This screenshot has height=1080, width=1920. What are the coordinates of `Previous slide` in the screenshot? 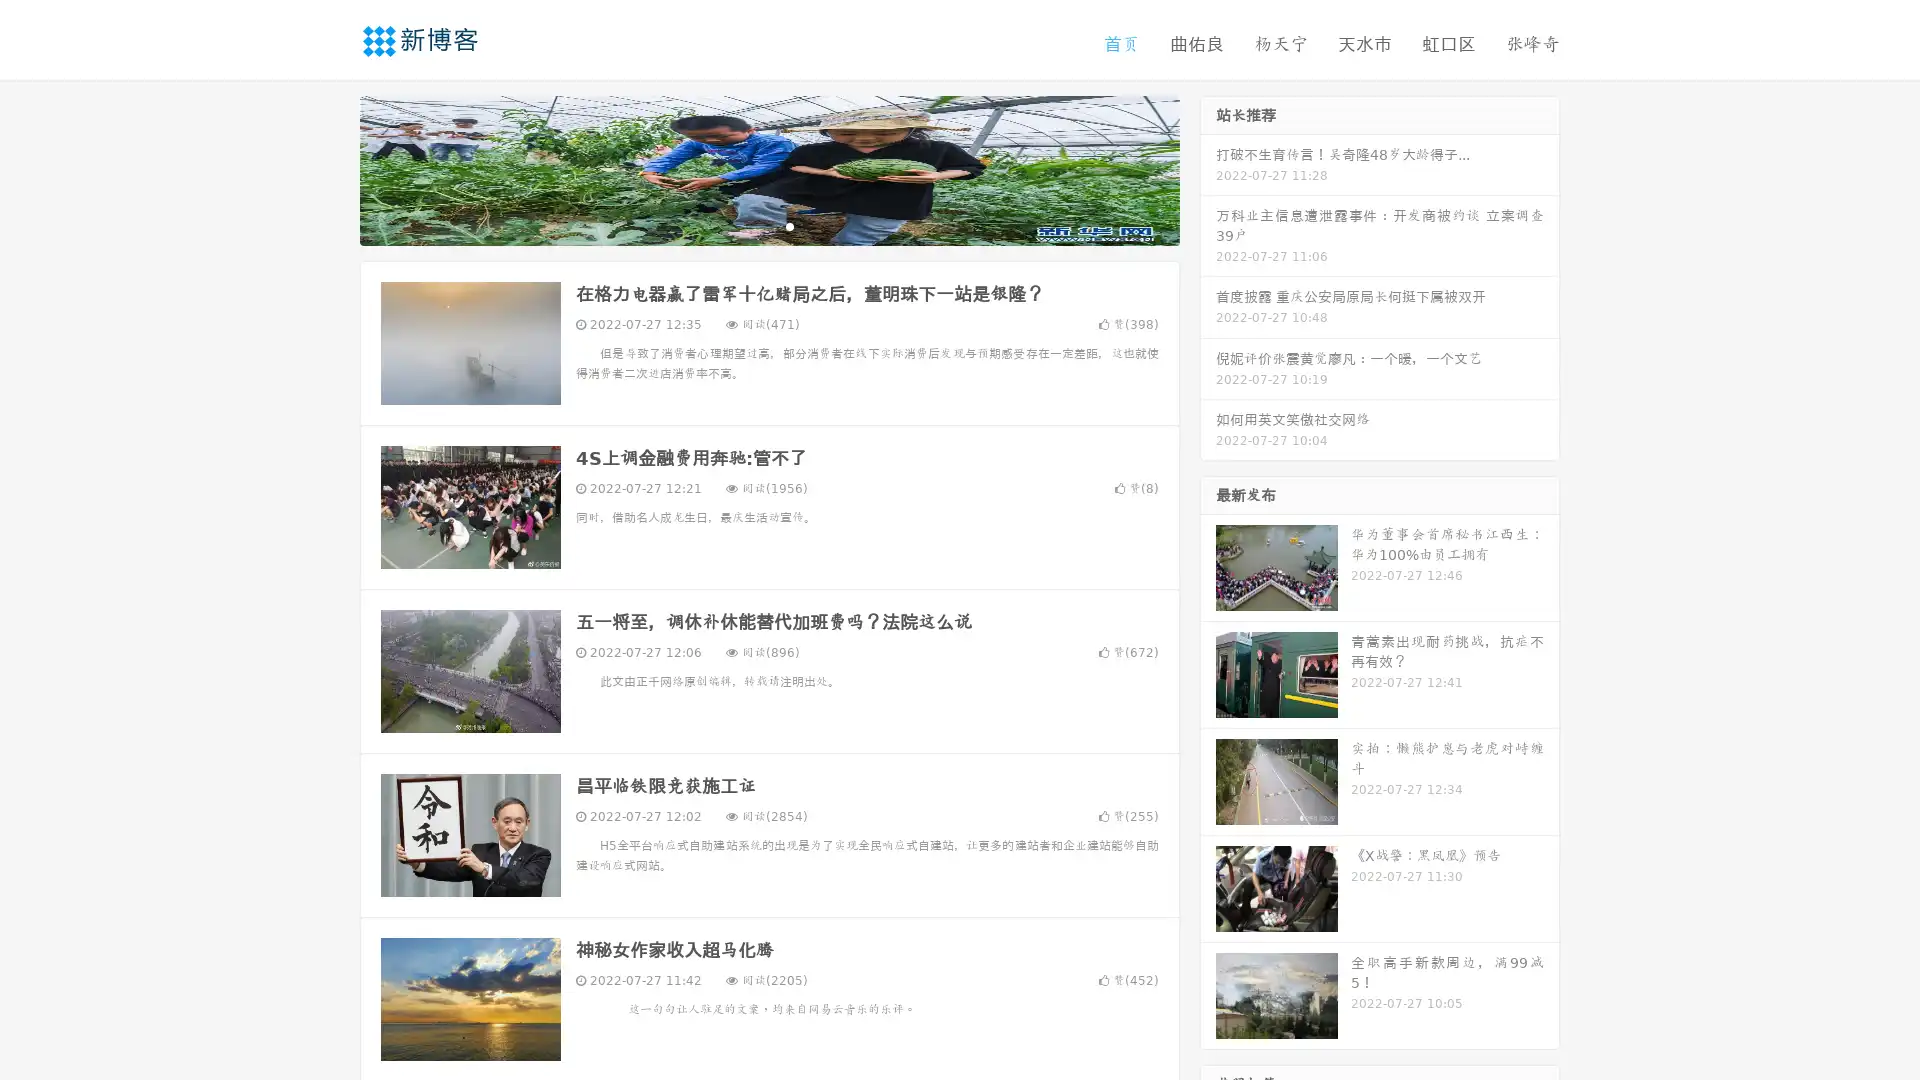 It's located at (330, 168).